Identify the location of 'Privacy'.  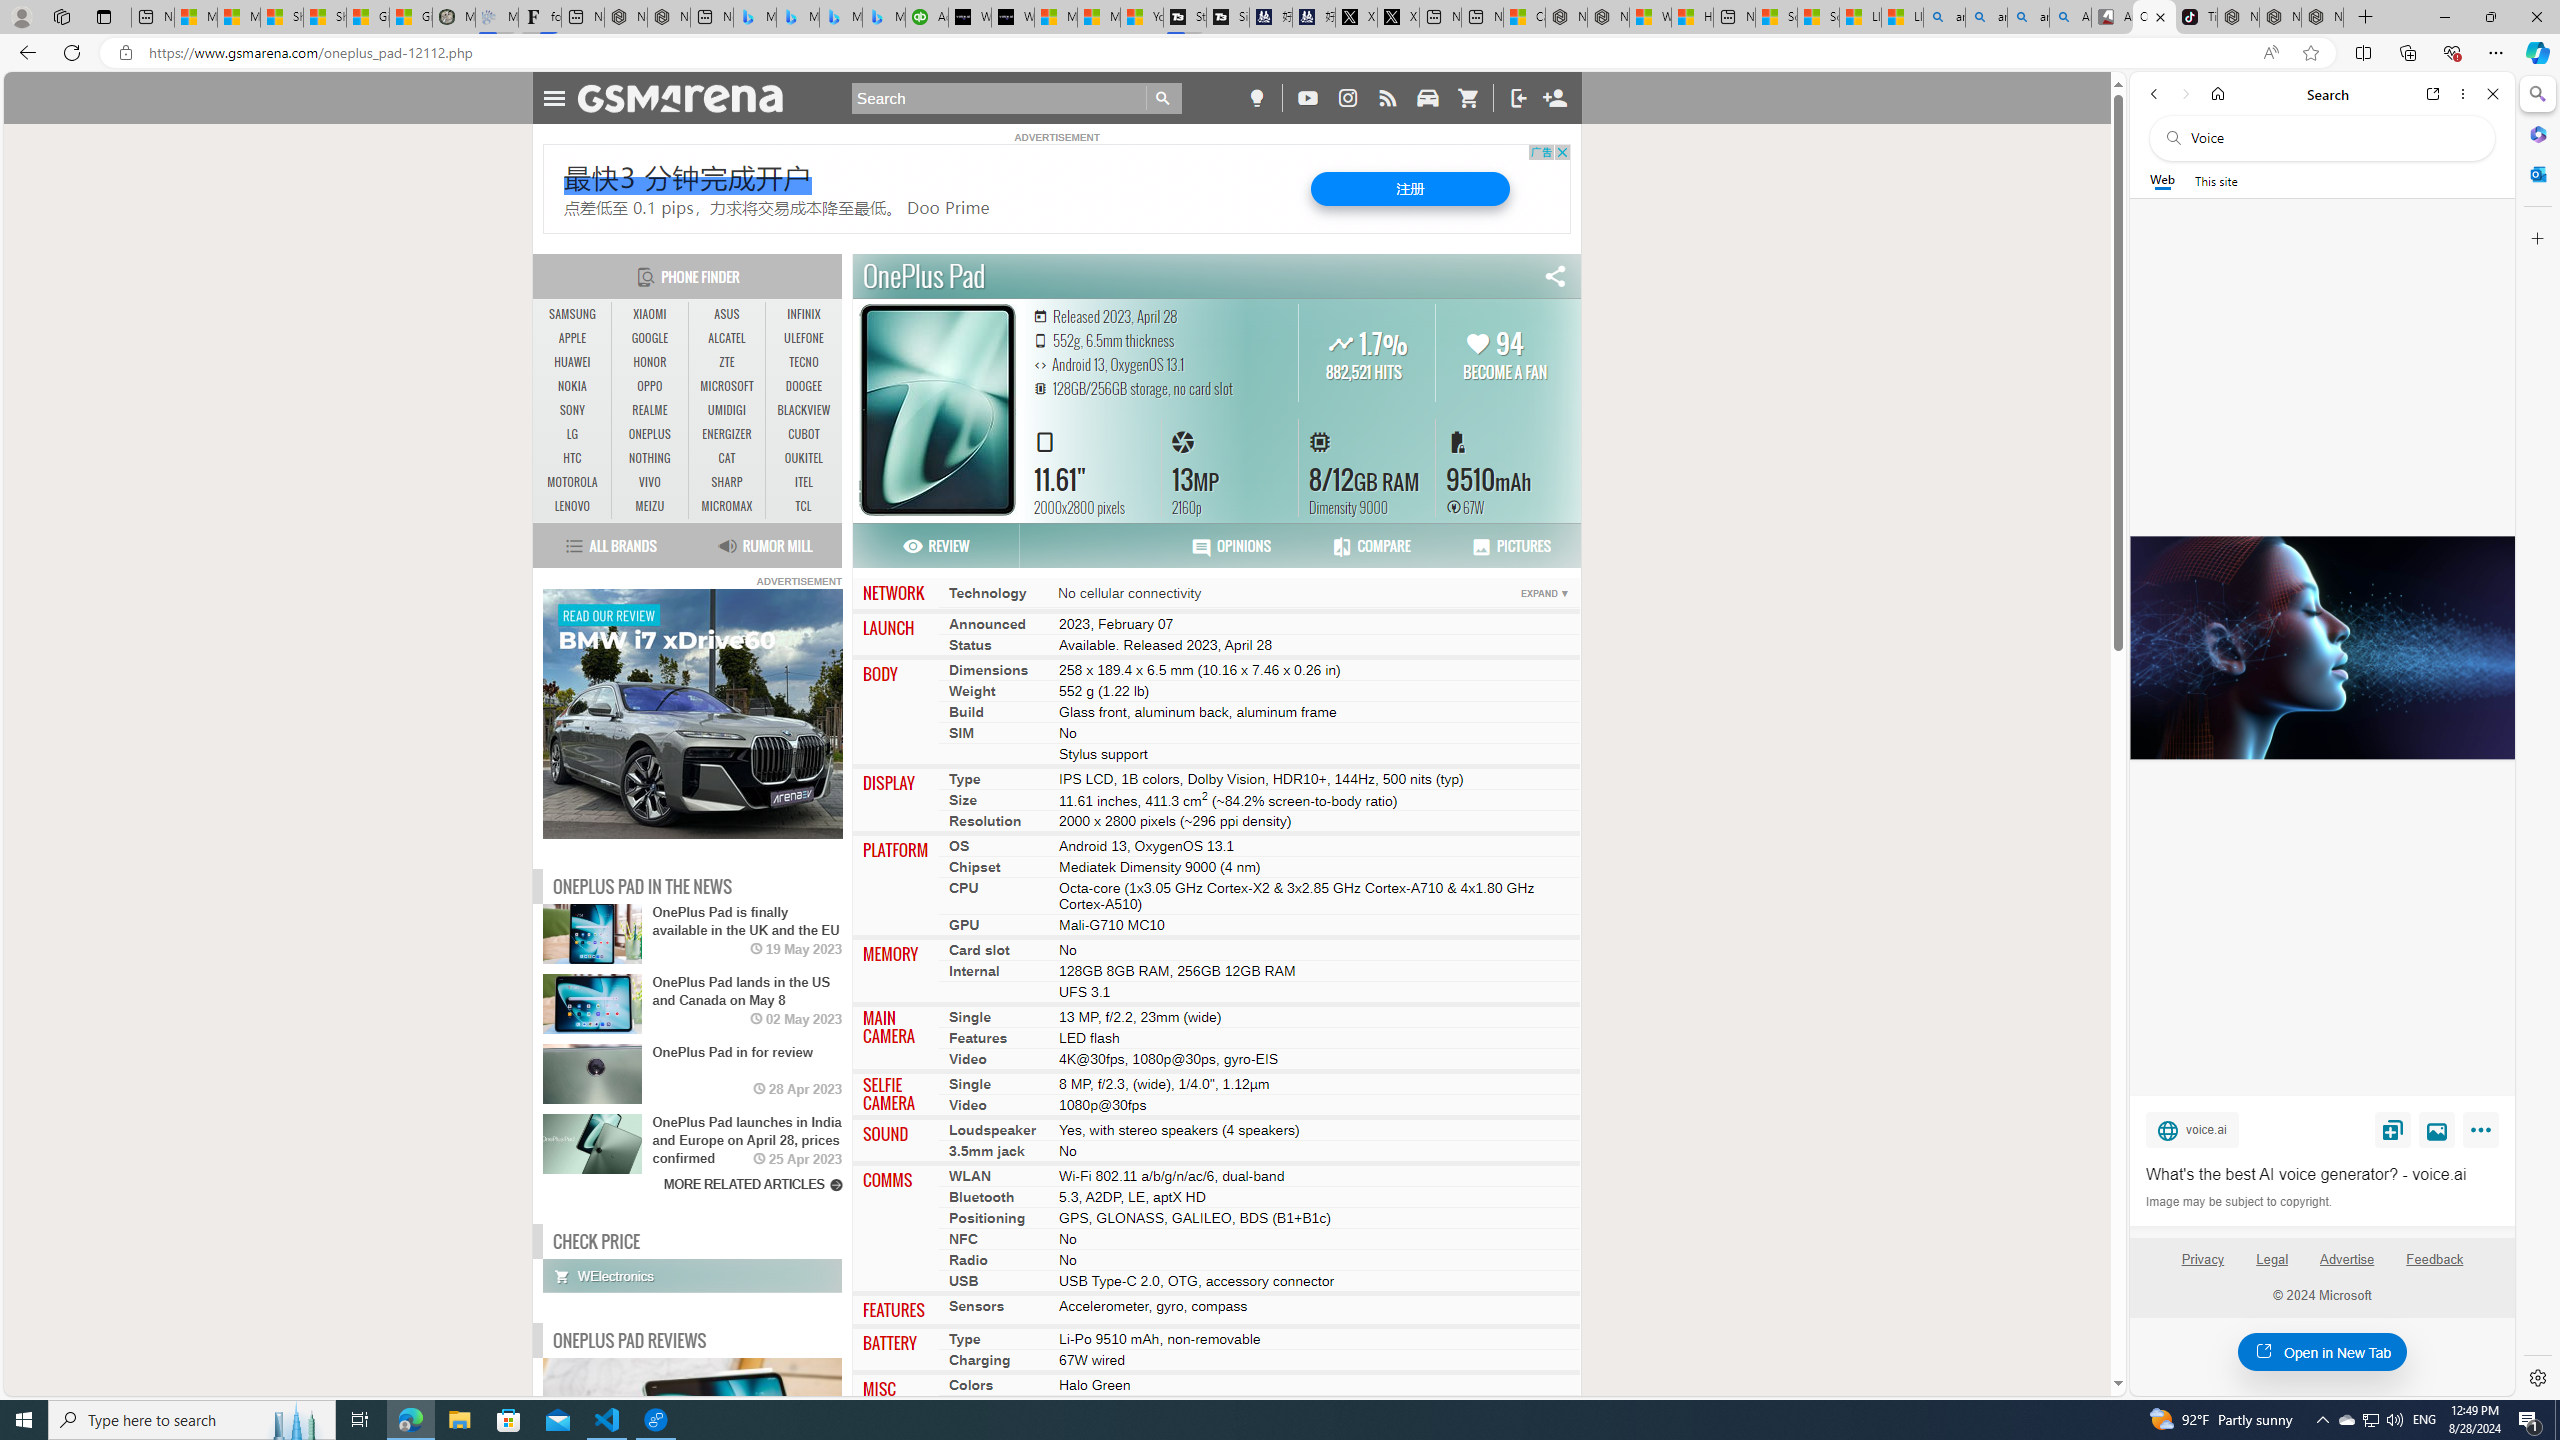
(2201, 1259).